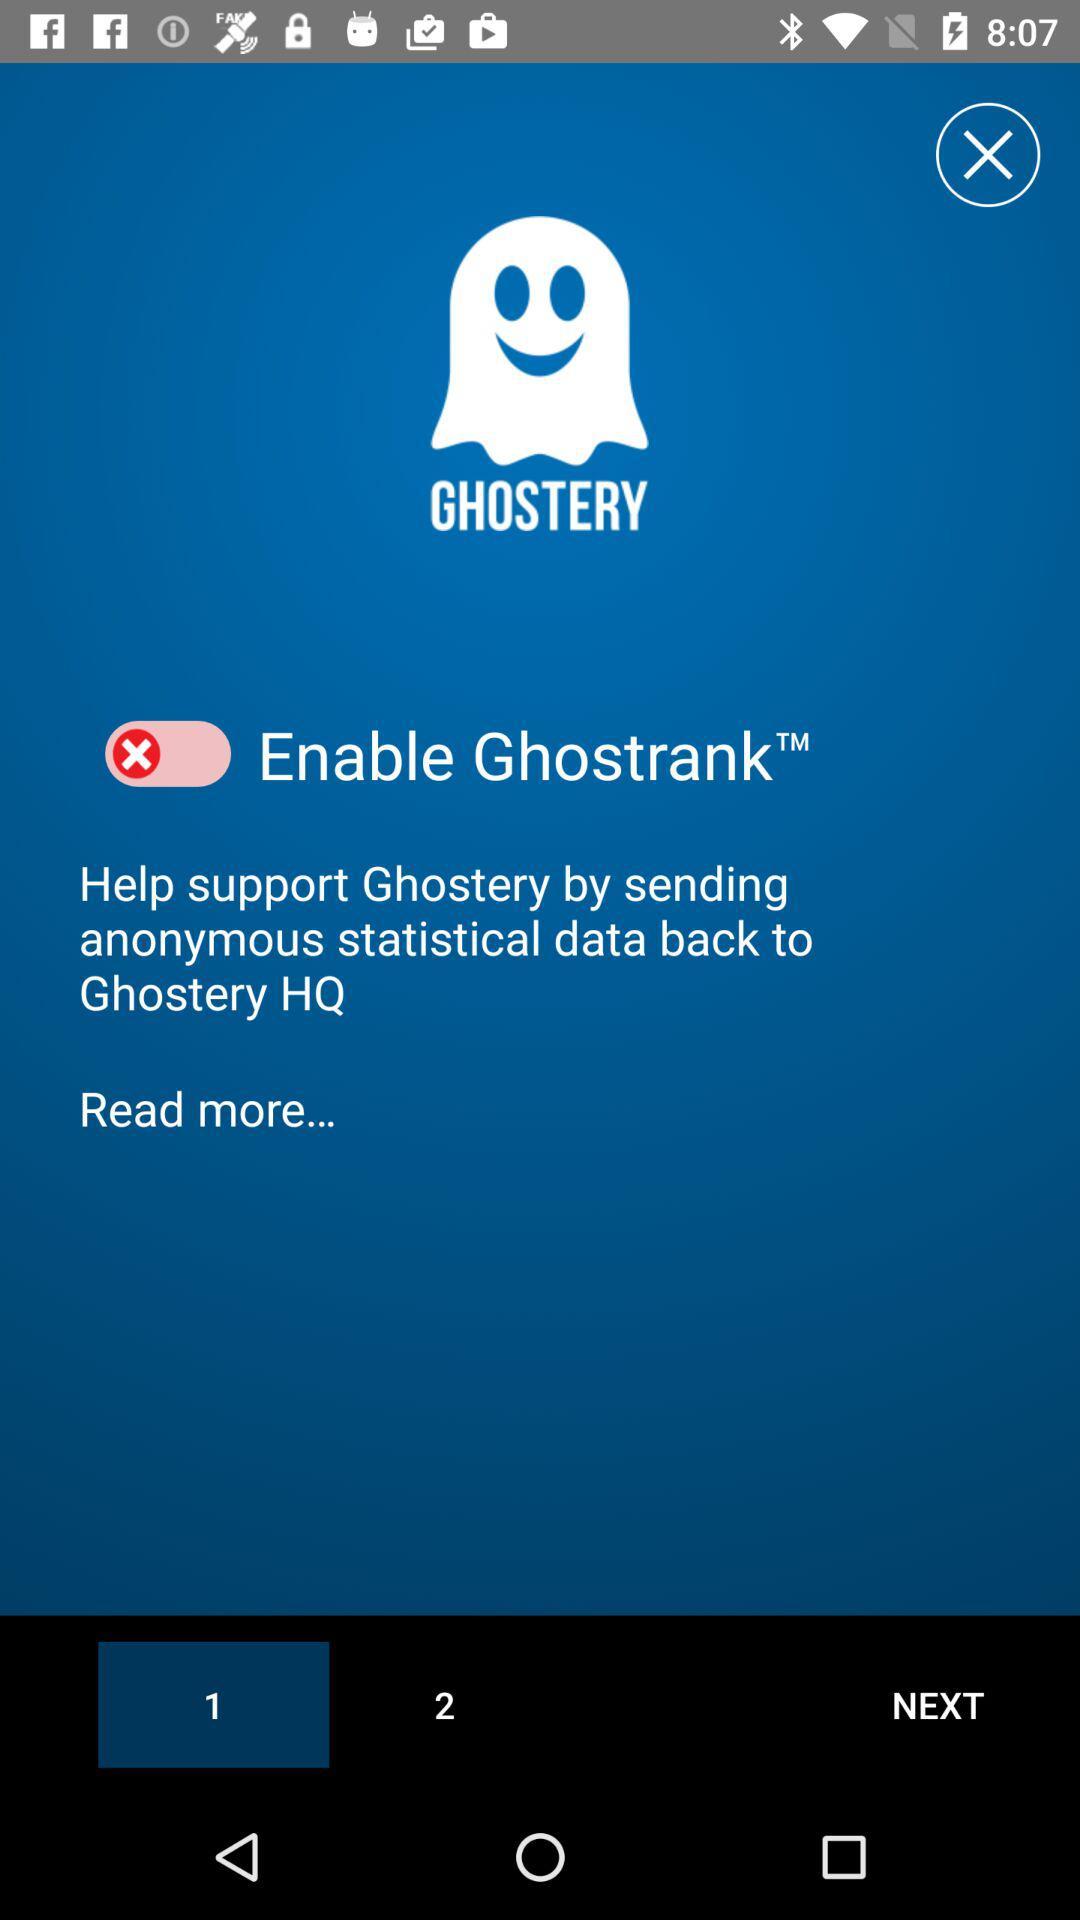 The height and width of the screenshot is (1920, 1080). What do you see at coordinates (938, 1703) in the screenshot?
I see `icon next to the 2 icon` at bounding box center [938, 1703].